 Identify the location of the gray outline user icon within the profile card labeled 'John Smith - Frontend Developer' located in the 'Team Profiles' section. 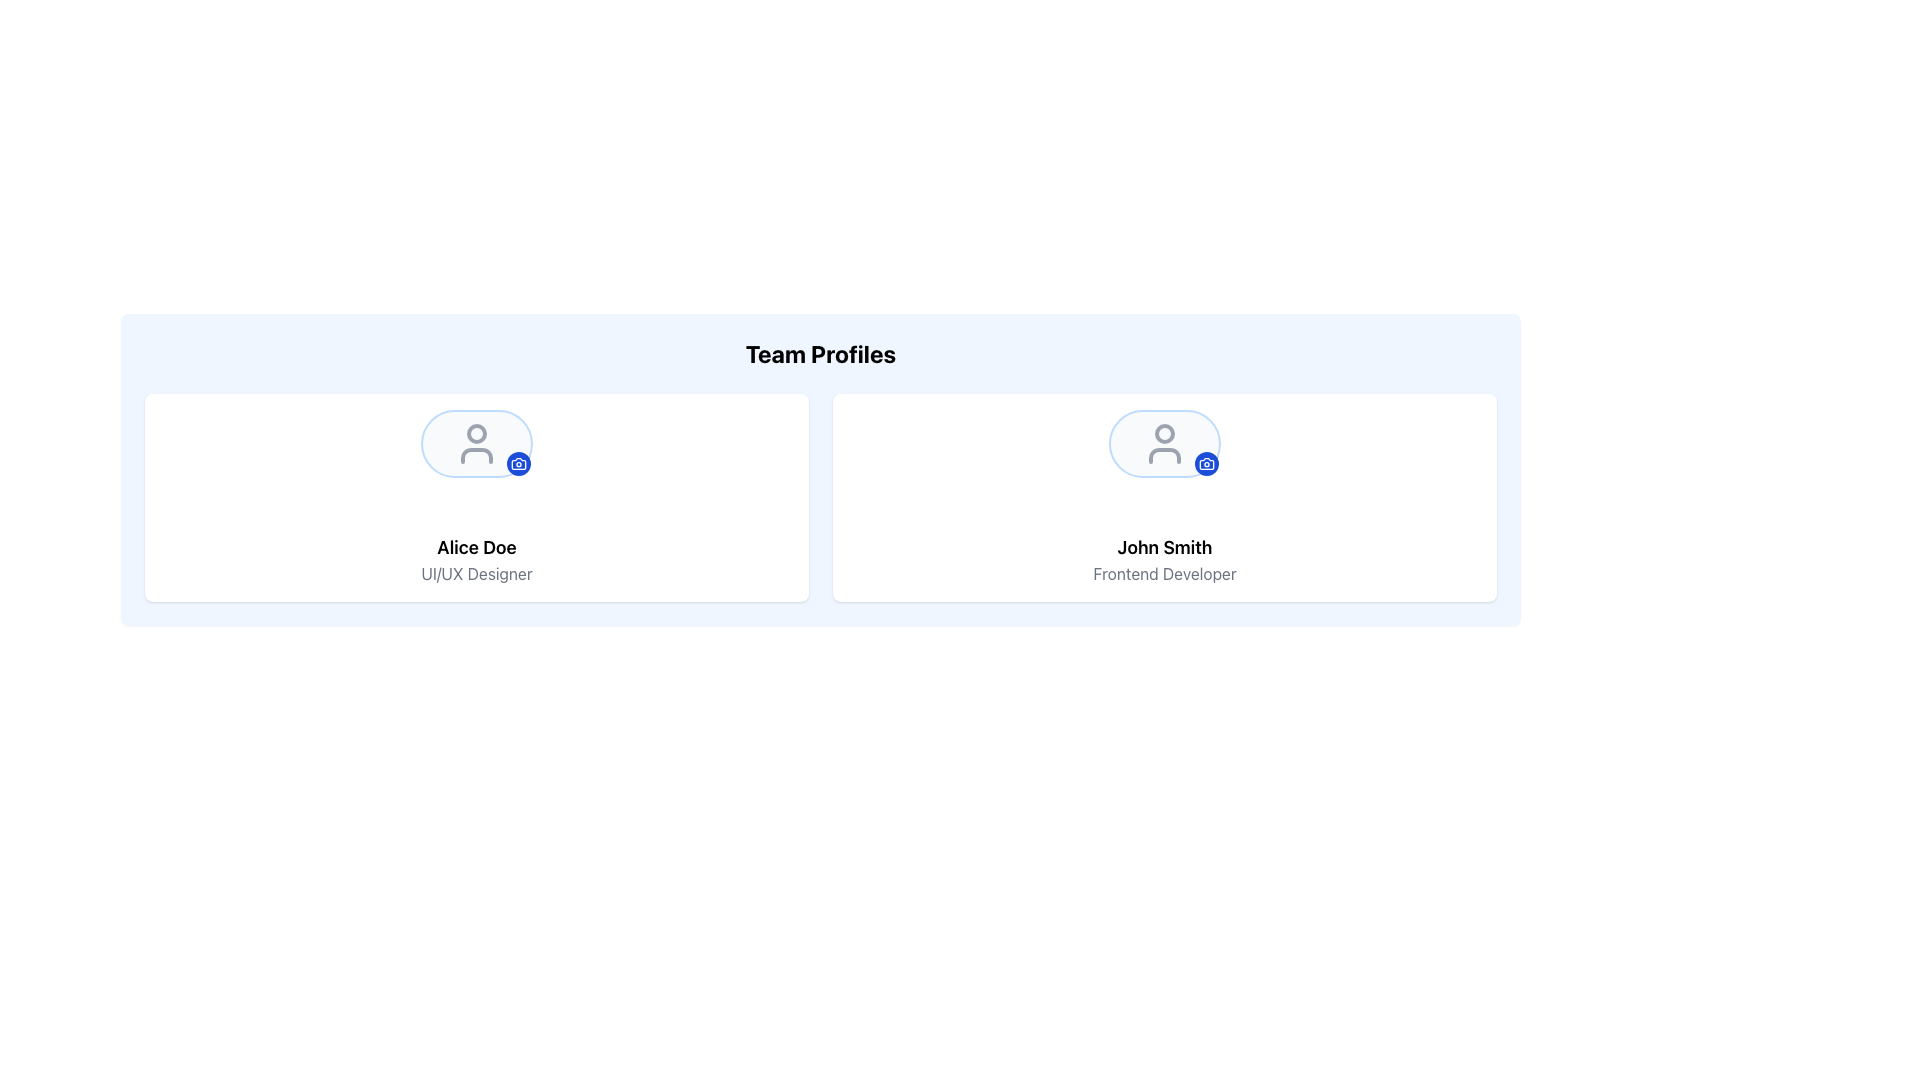
(1165, 442).